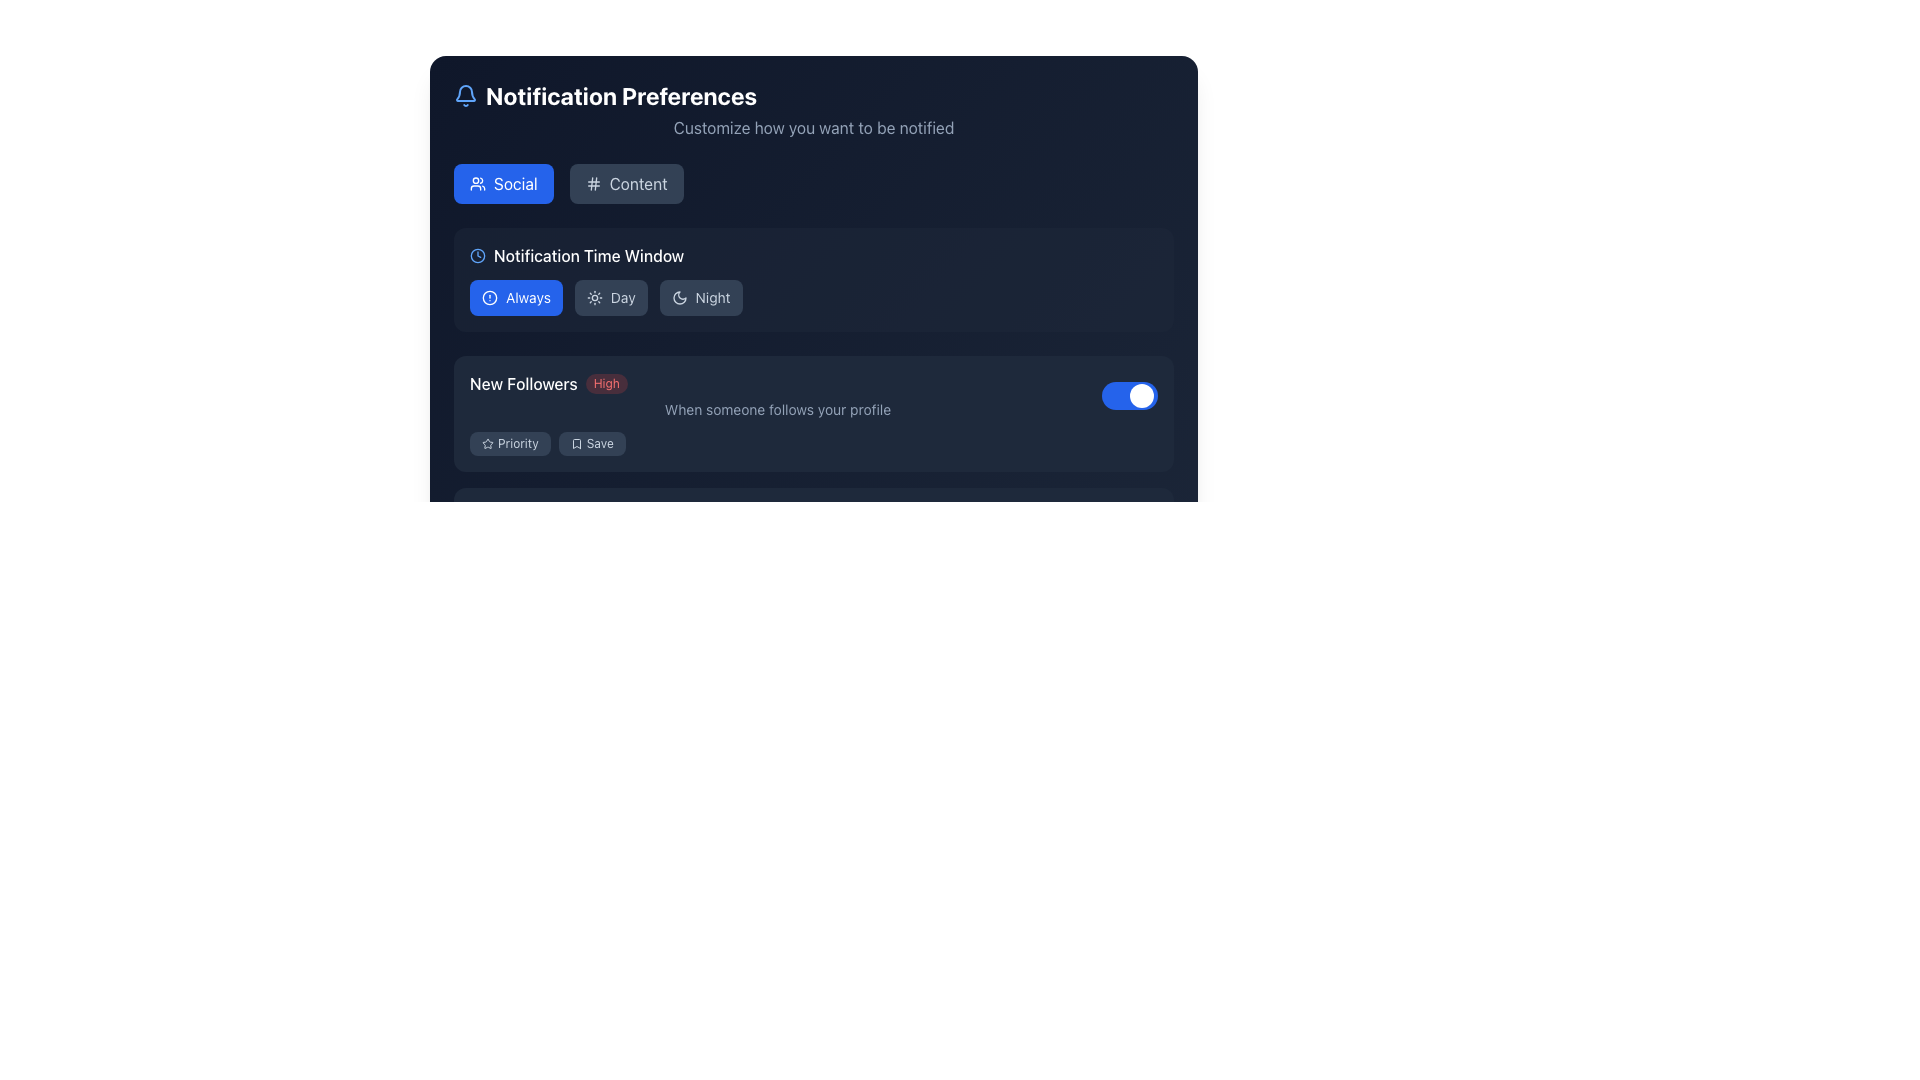 This screenshot has height=1080, width=1920. Describe the element at coordinates (776, 396) in the screenshot. I see `the notification description for 'New Followers', which explains its importance and is located under the 'Notification Time Window' section in the 'Notification Preferences' interface` at that location.